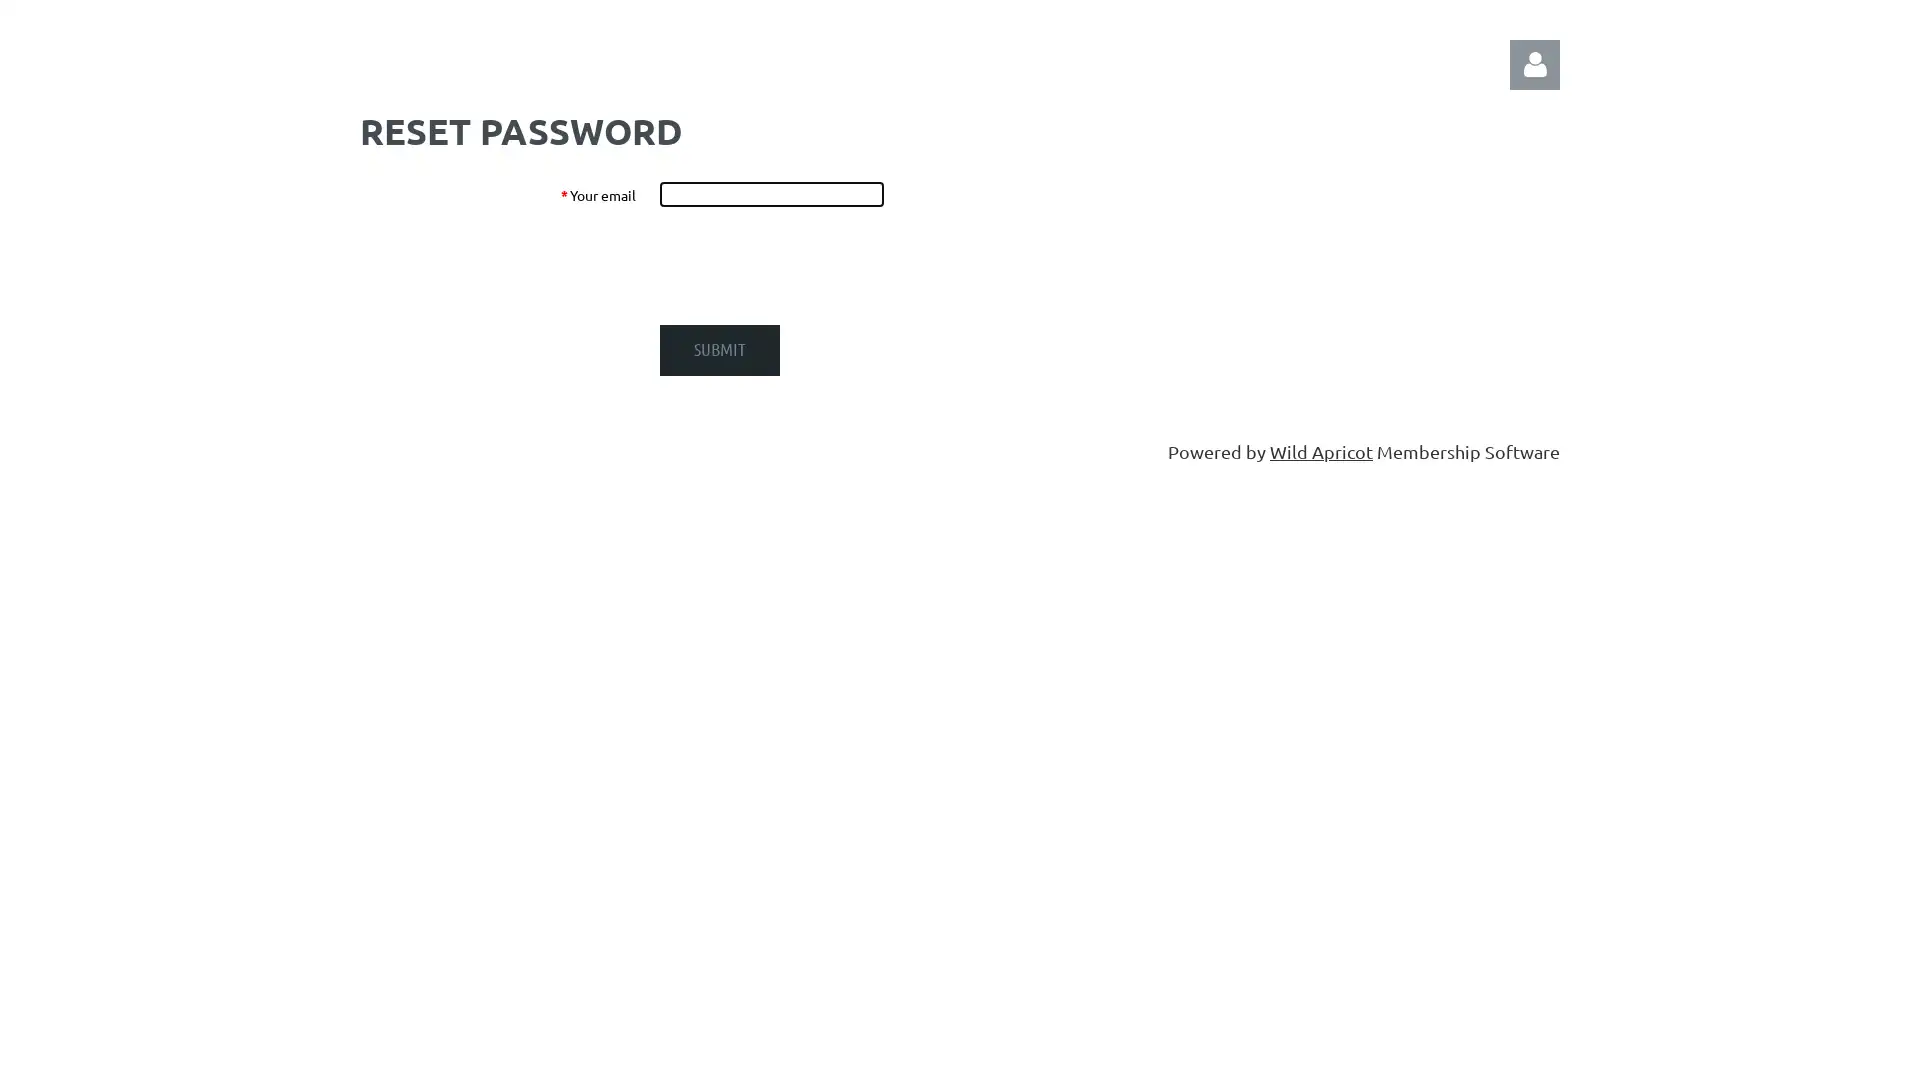 The width and height of the screenshot is (1920, 1080). What do you see at coordinates (720, 349) in the screenshot?
I see `Submit` at bounding box center [720, 349].